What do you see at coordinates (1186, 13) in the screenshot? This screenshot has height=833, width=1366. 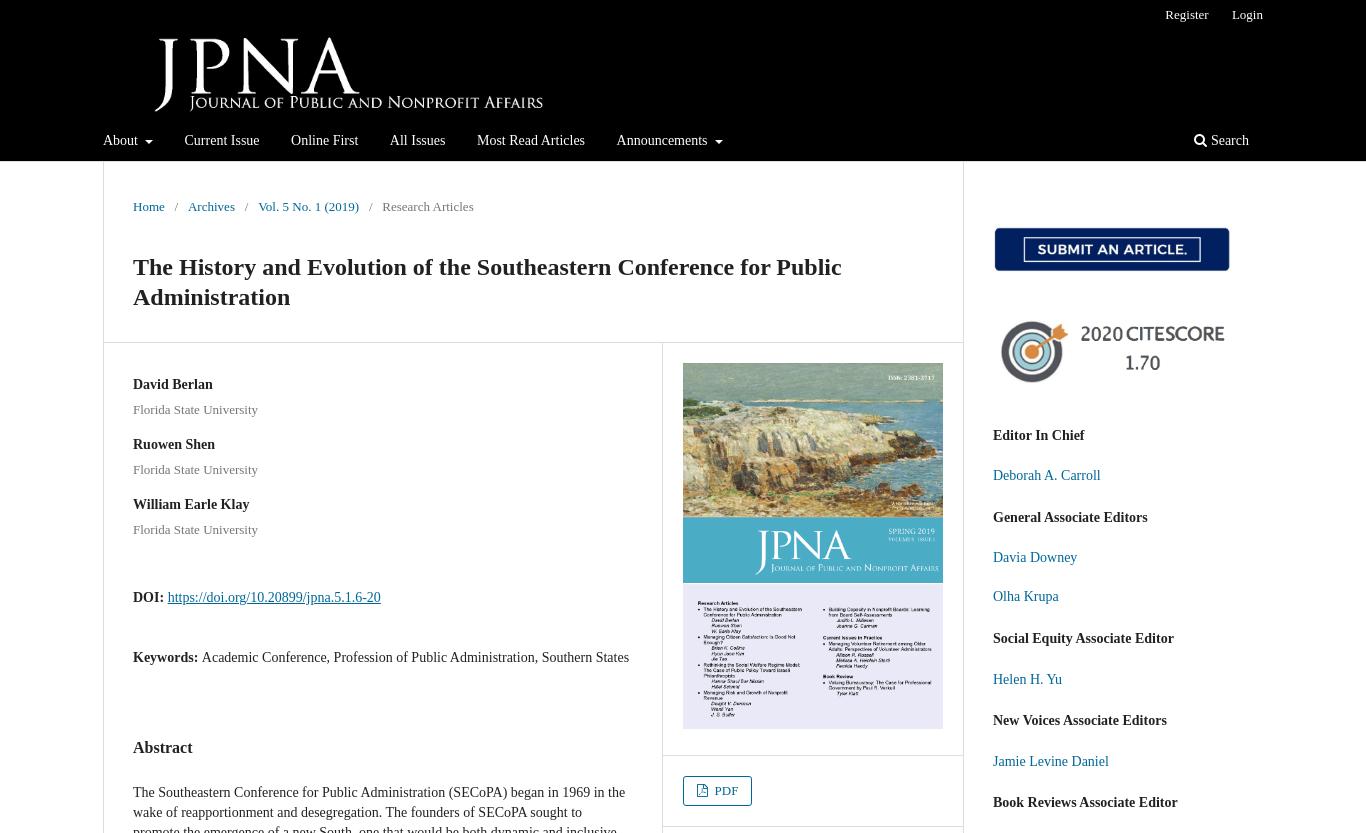 I see `'Register'` at bounding box center [1186, 13].